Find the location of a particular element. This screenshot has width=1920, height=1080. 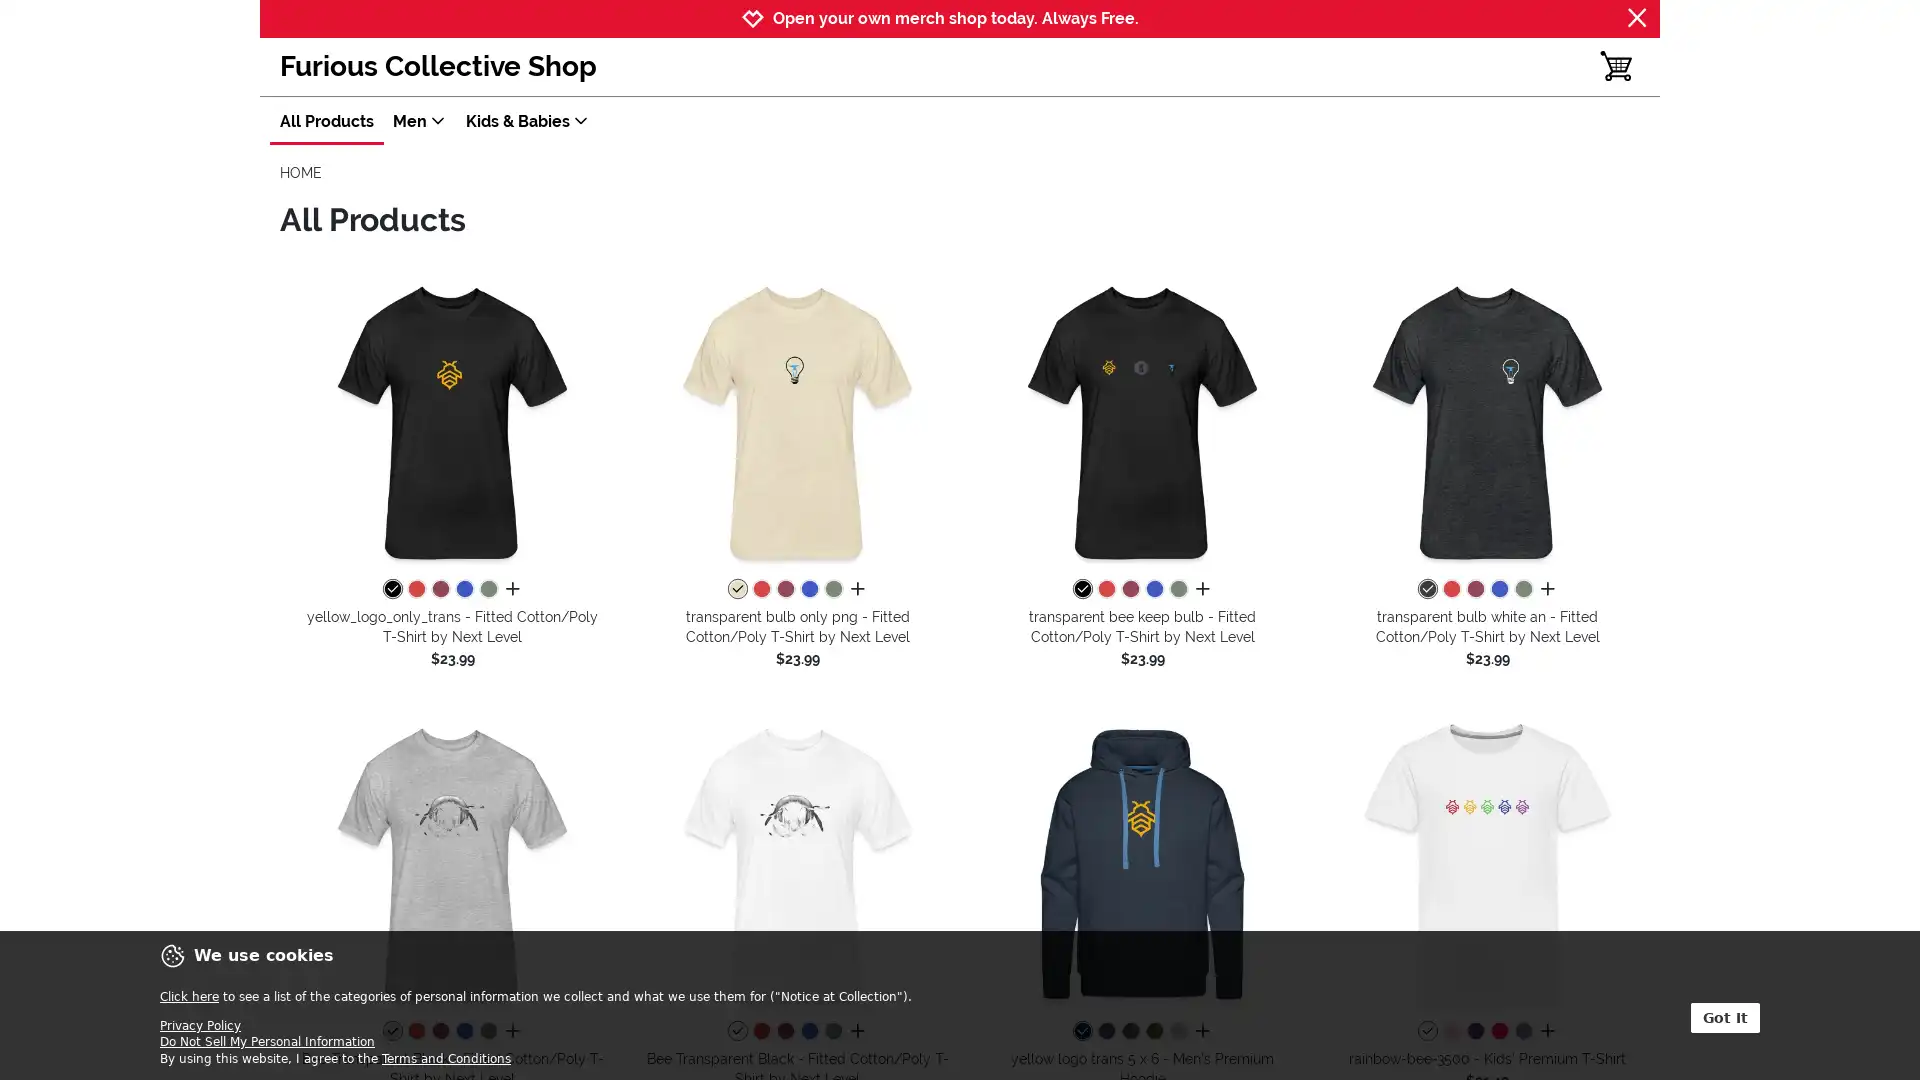

heather royal is located at coordinates (463, 589).